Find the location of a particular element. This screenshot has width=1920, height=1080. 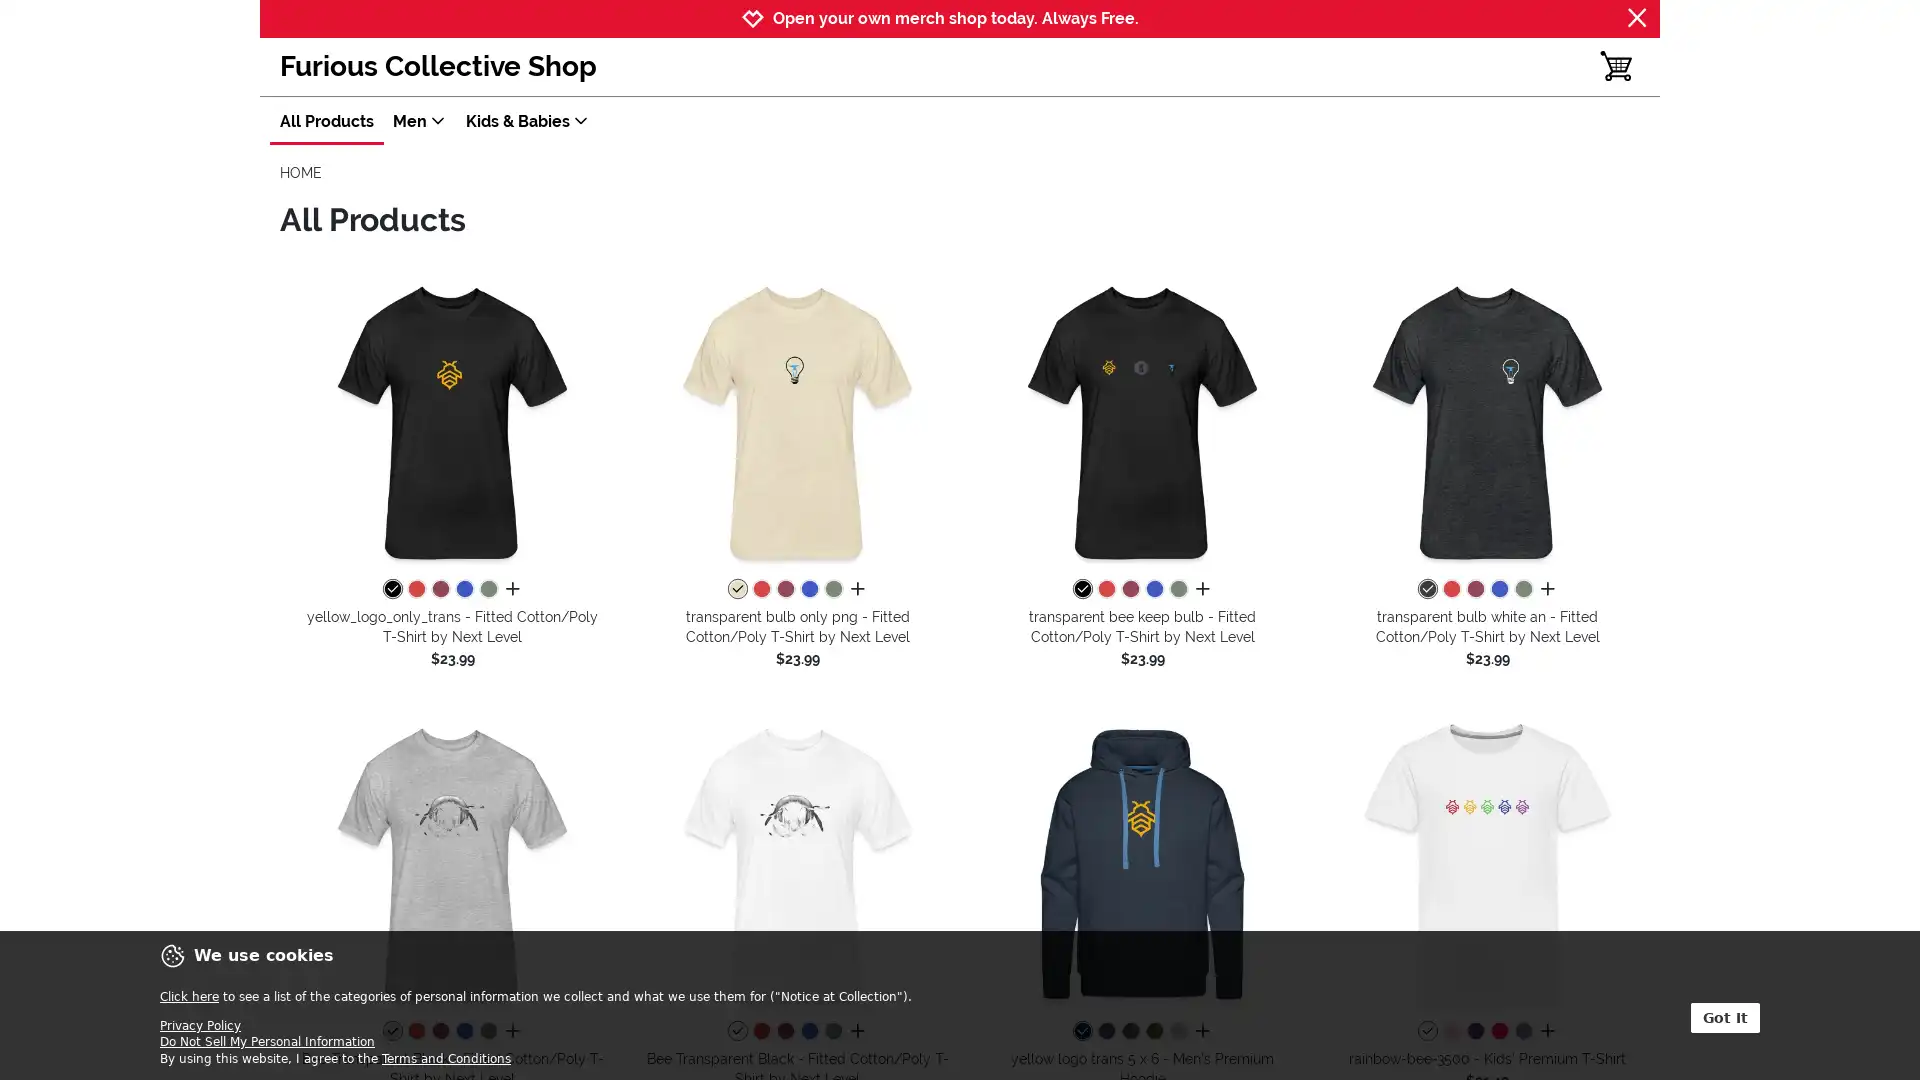

heather royal is located at coordinates (463, 589).